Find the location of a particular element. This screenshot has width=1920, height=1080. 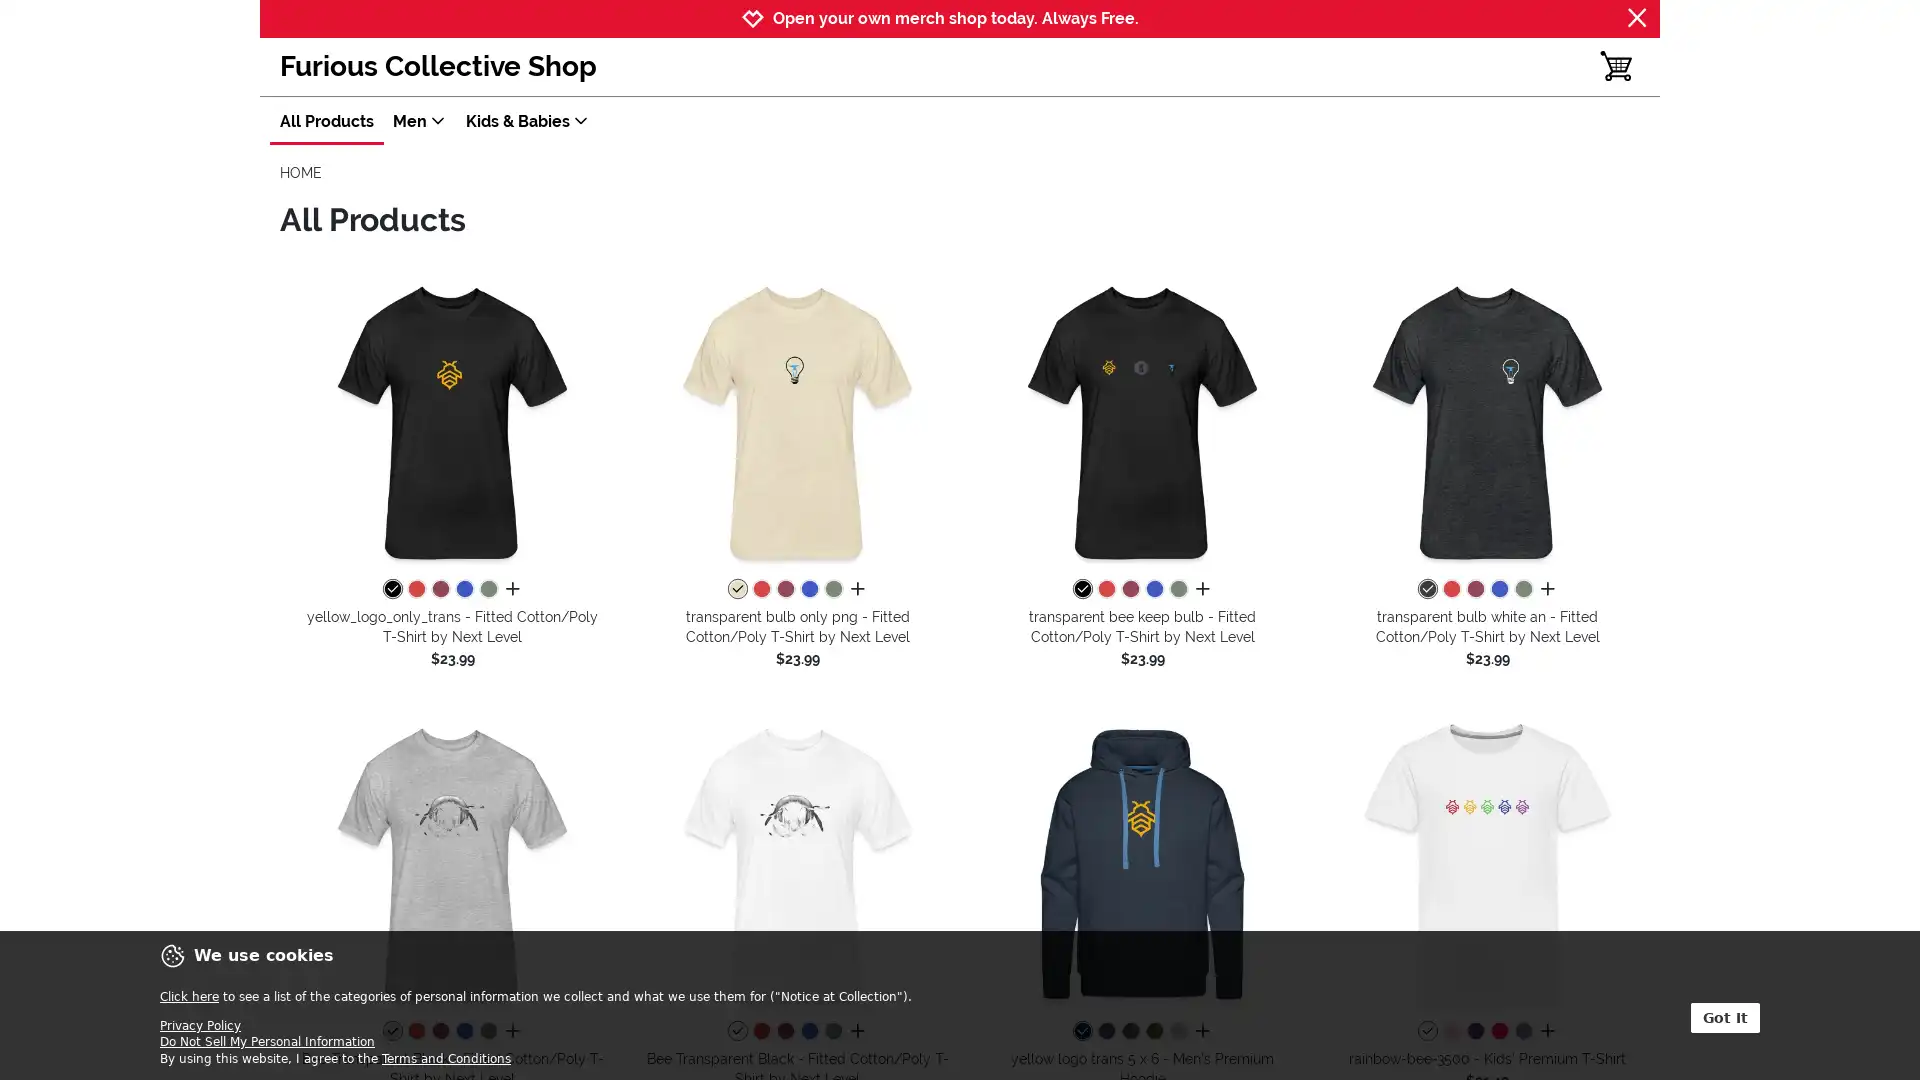

heather royal is located at coordinates (463, 589).